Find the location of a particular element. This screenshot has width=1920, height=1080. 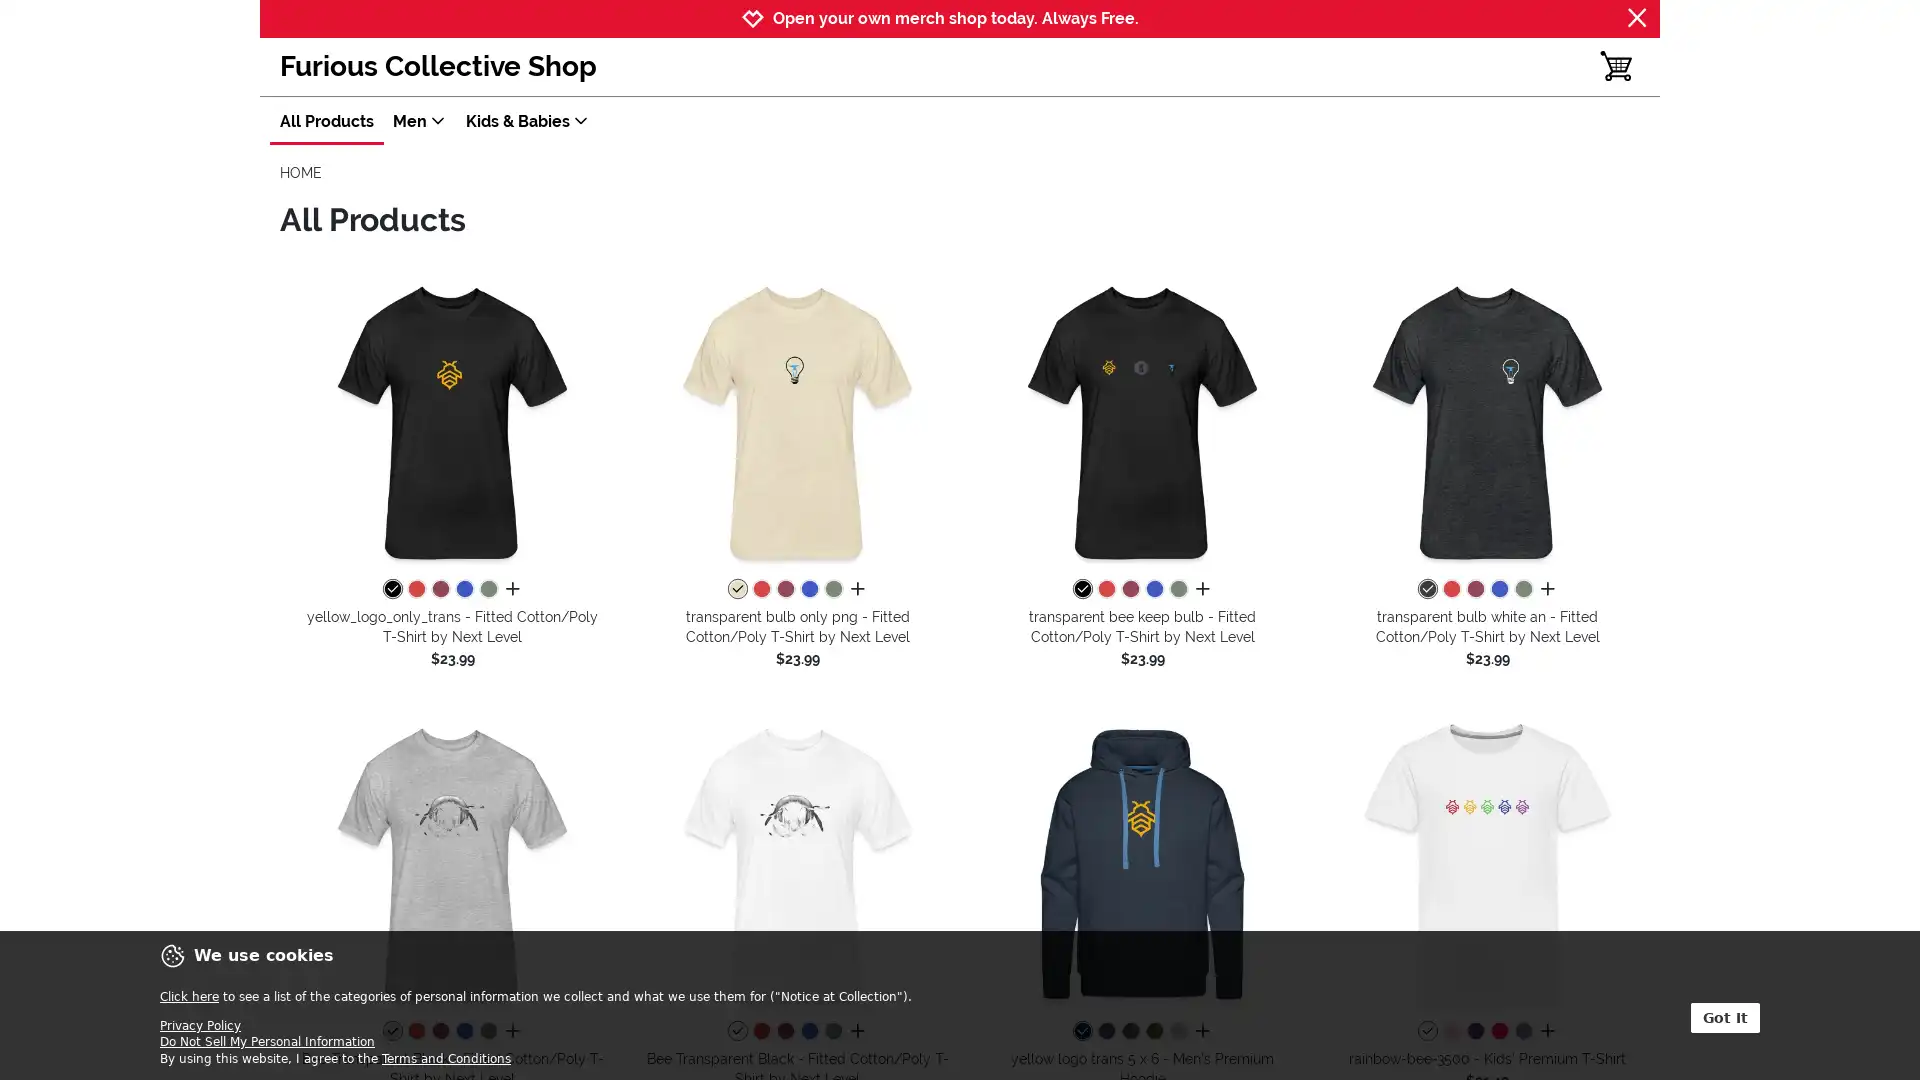

heather royal is located at coordinates (463, 589).